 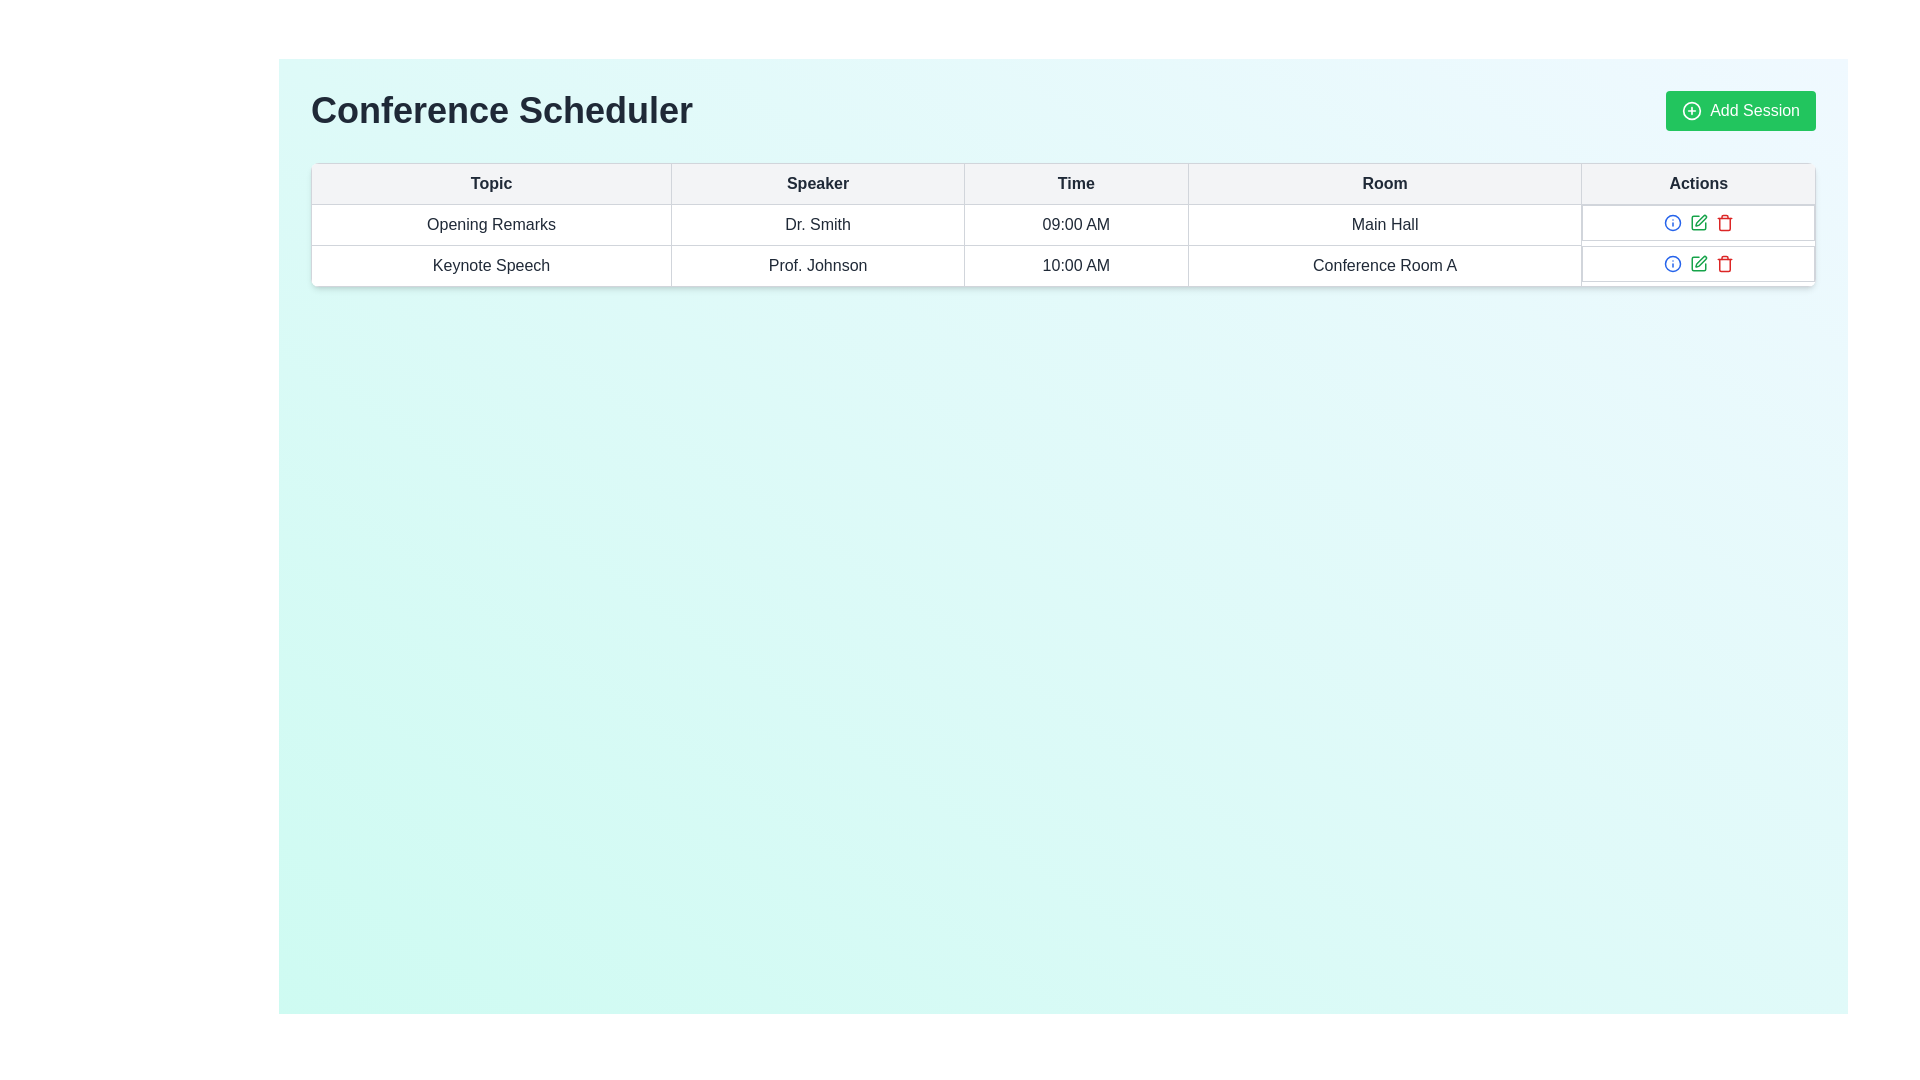 I want to click on the first table cell containing the text 'Keynote Speech' to identify the topic, so click(x=491, y=265).